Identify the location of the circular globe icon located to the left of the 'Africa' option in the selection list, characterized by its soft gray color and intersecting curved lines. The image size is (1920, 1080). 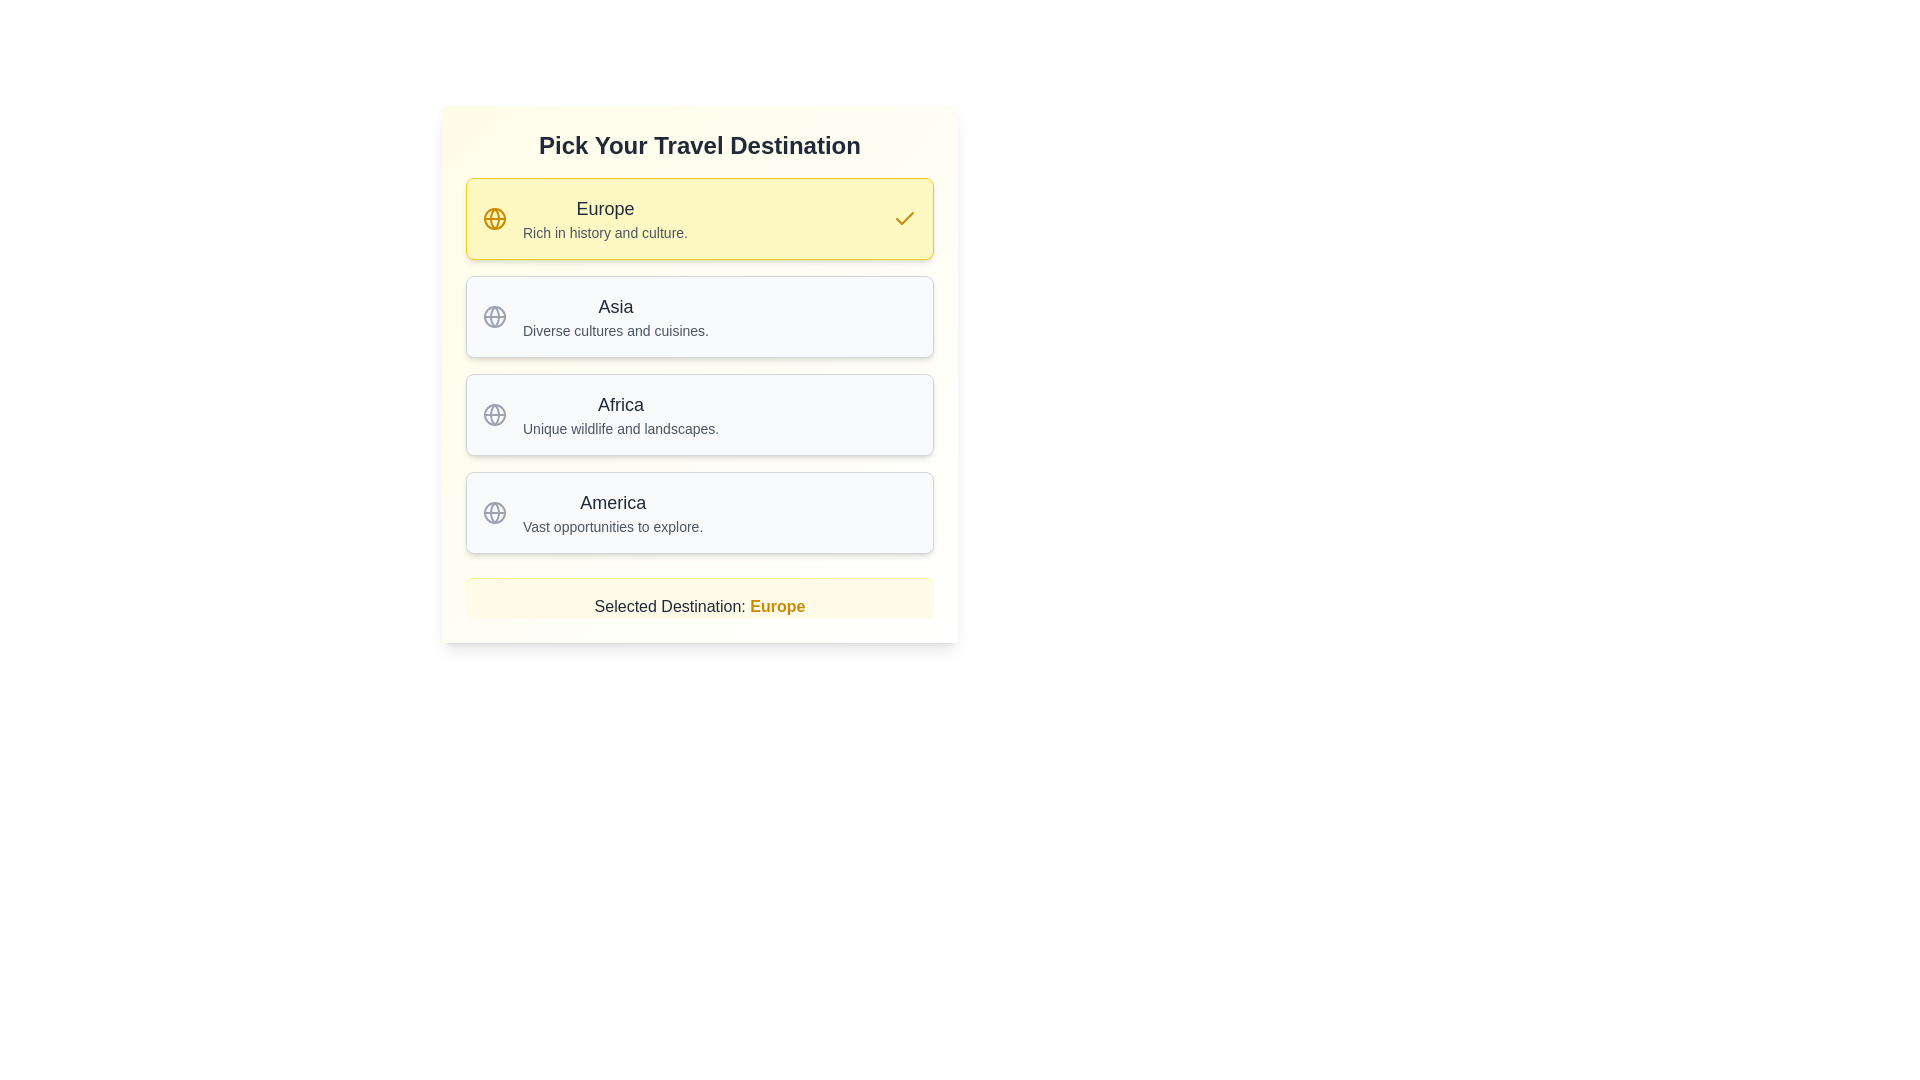
(494, 414).